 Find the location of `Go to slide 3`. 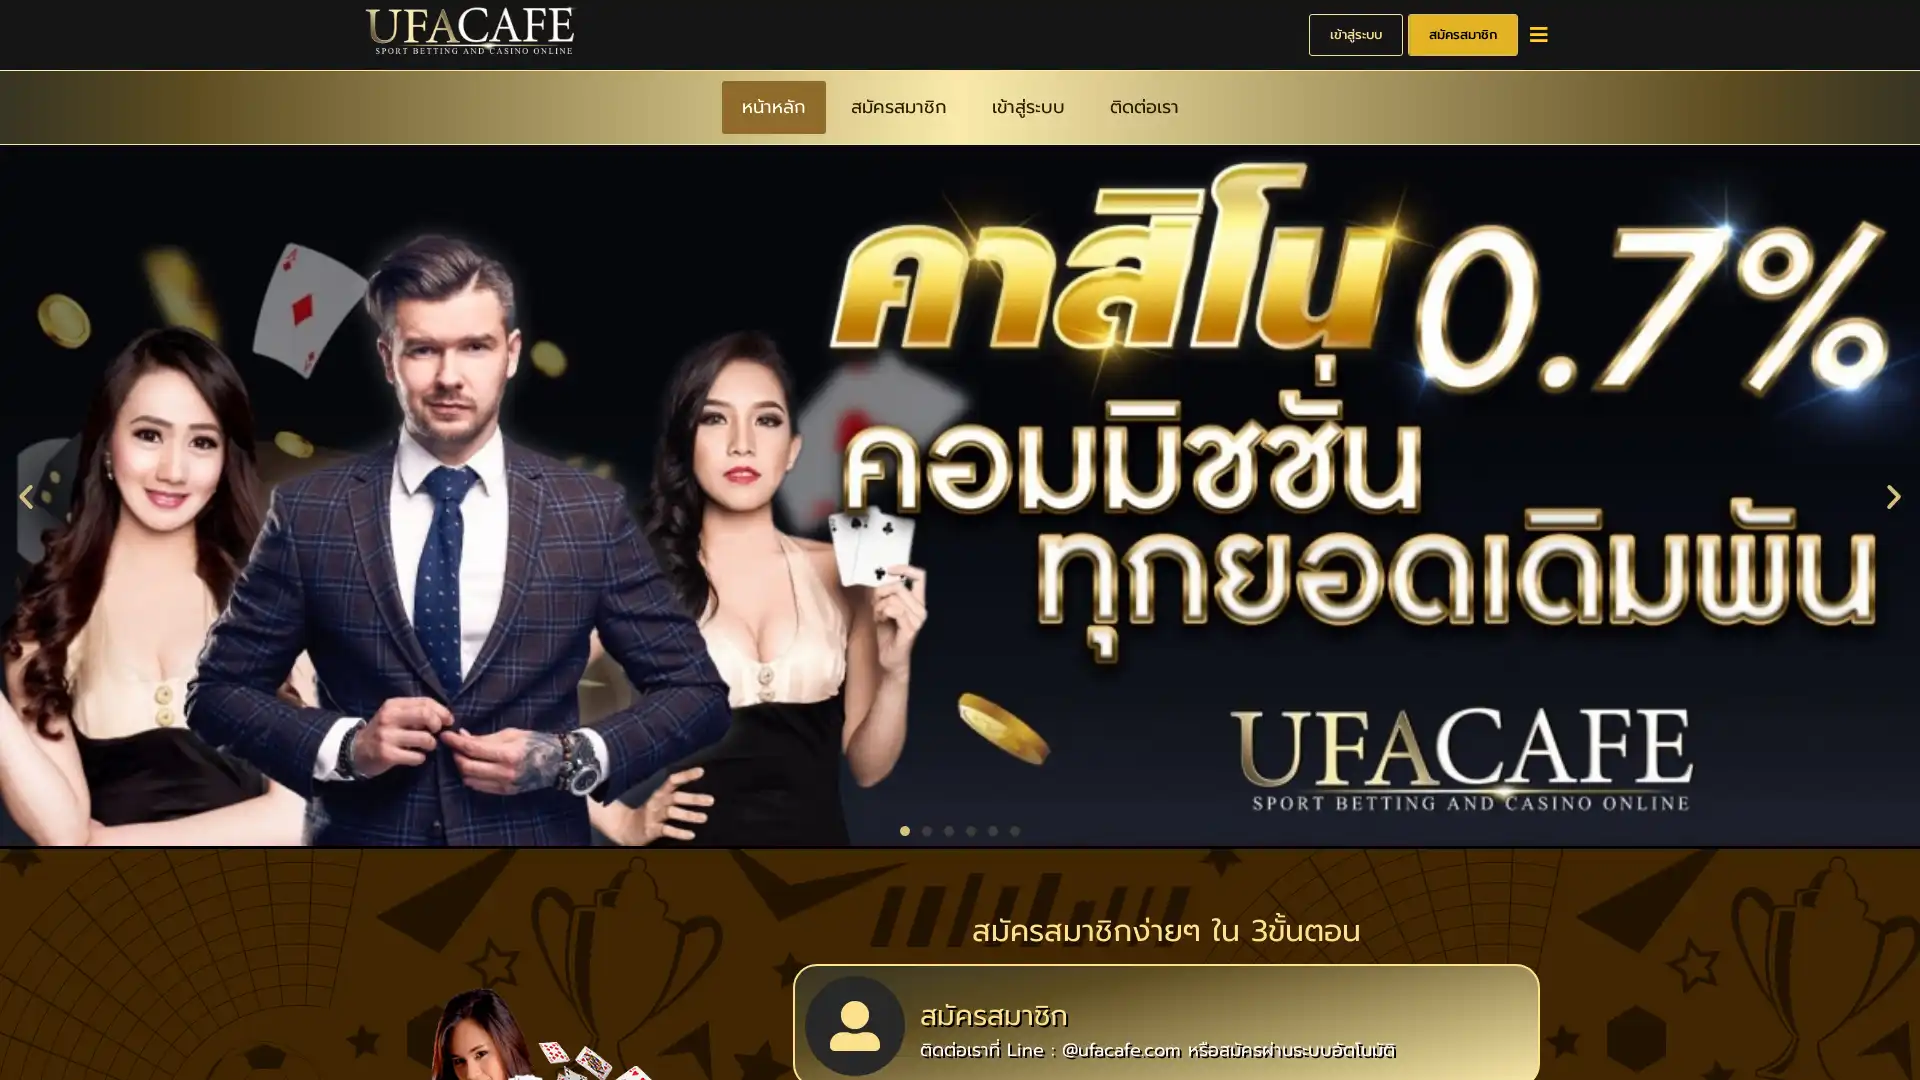

Go to slide 3 is located at coordinates (948, 828).